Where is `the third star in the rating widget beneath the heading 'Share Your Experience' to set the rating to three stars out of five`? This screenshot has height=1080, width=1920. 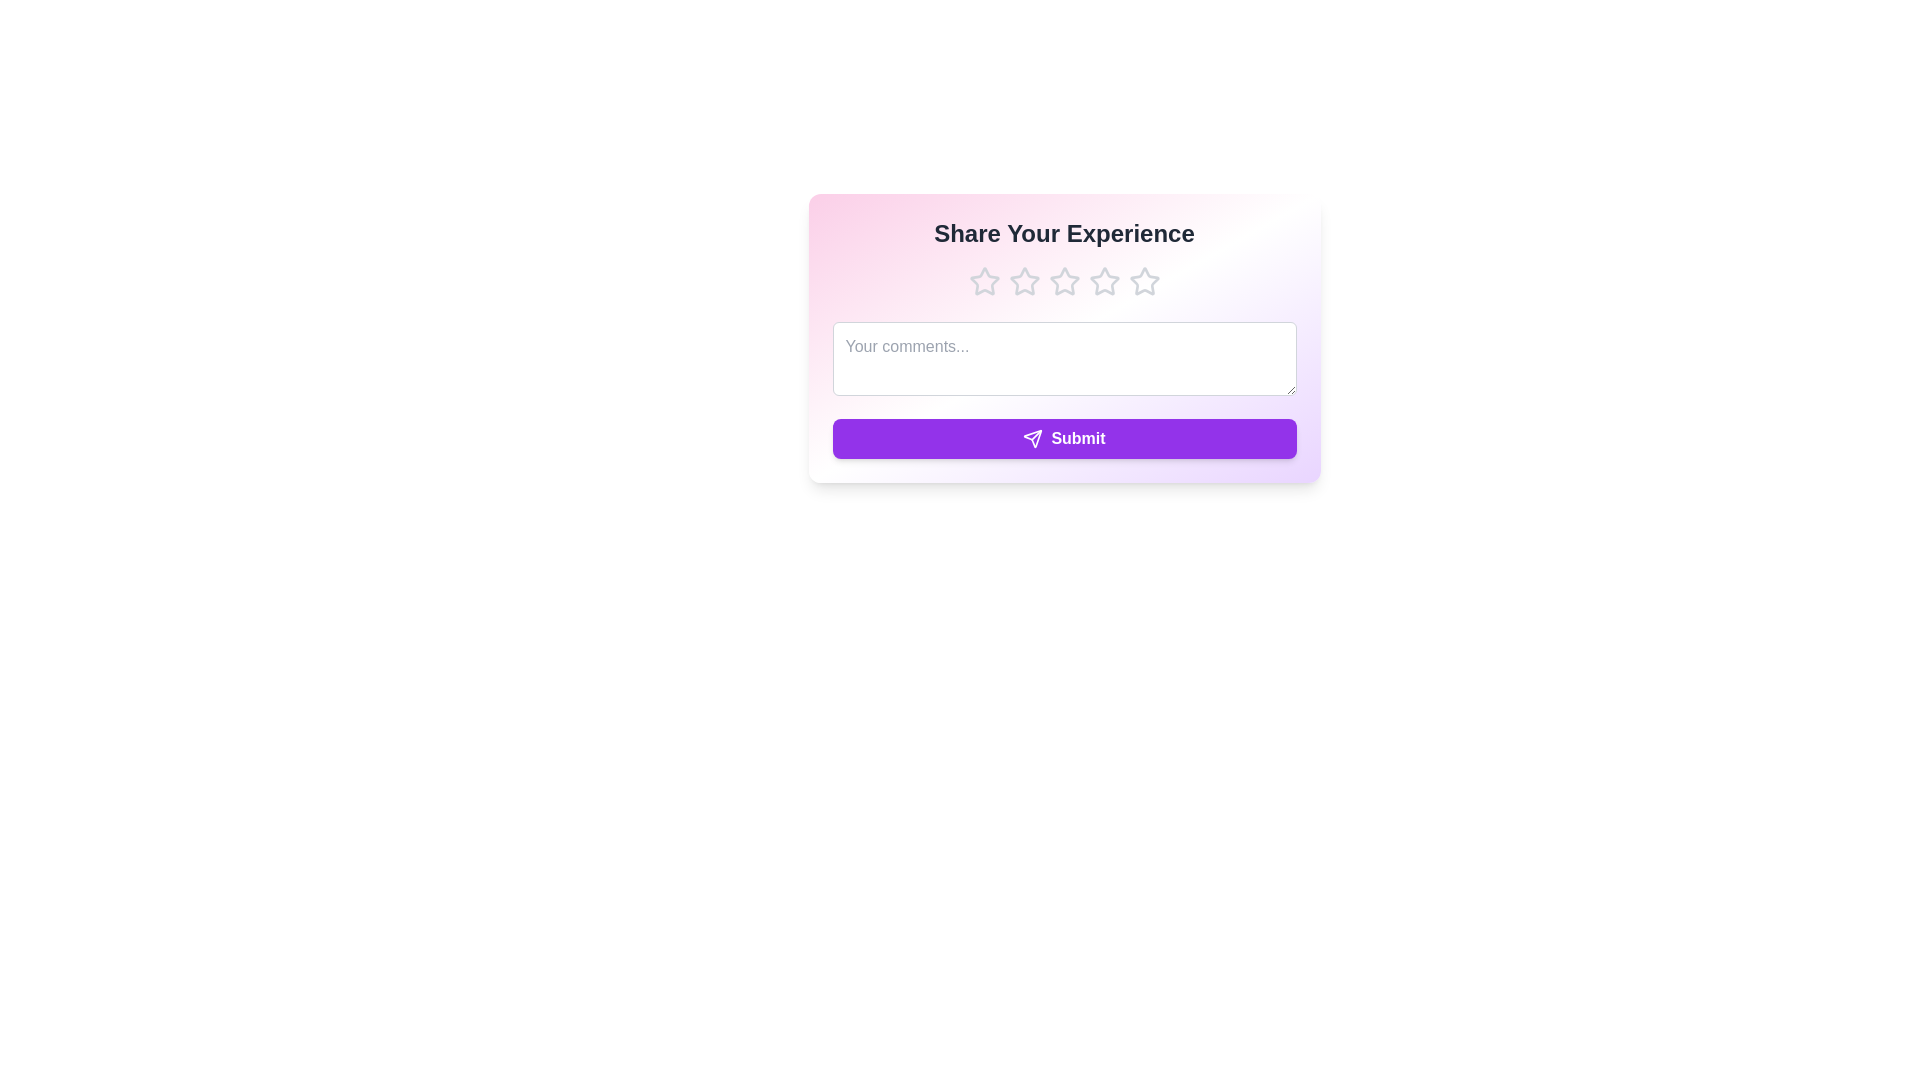
the third star in the rating widget beneath the heading 'Share Your Experience' to set the rating to three stars out of five is located at coordinates (1103, 281).